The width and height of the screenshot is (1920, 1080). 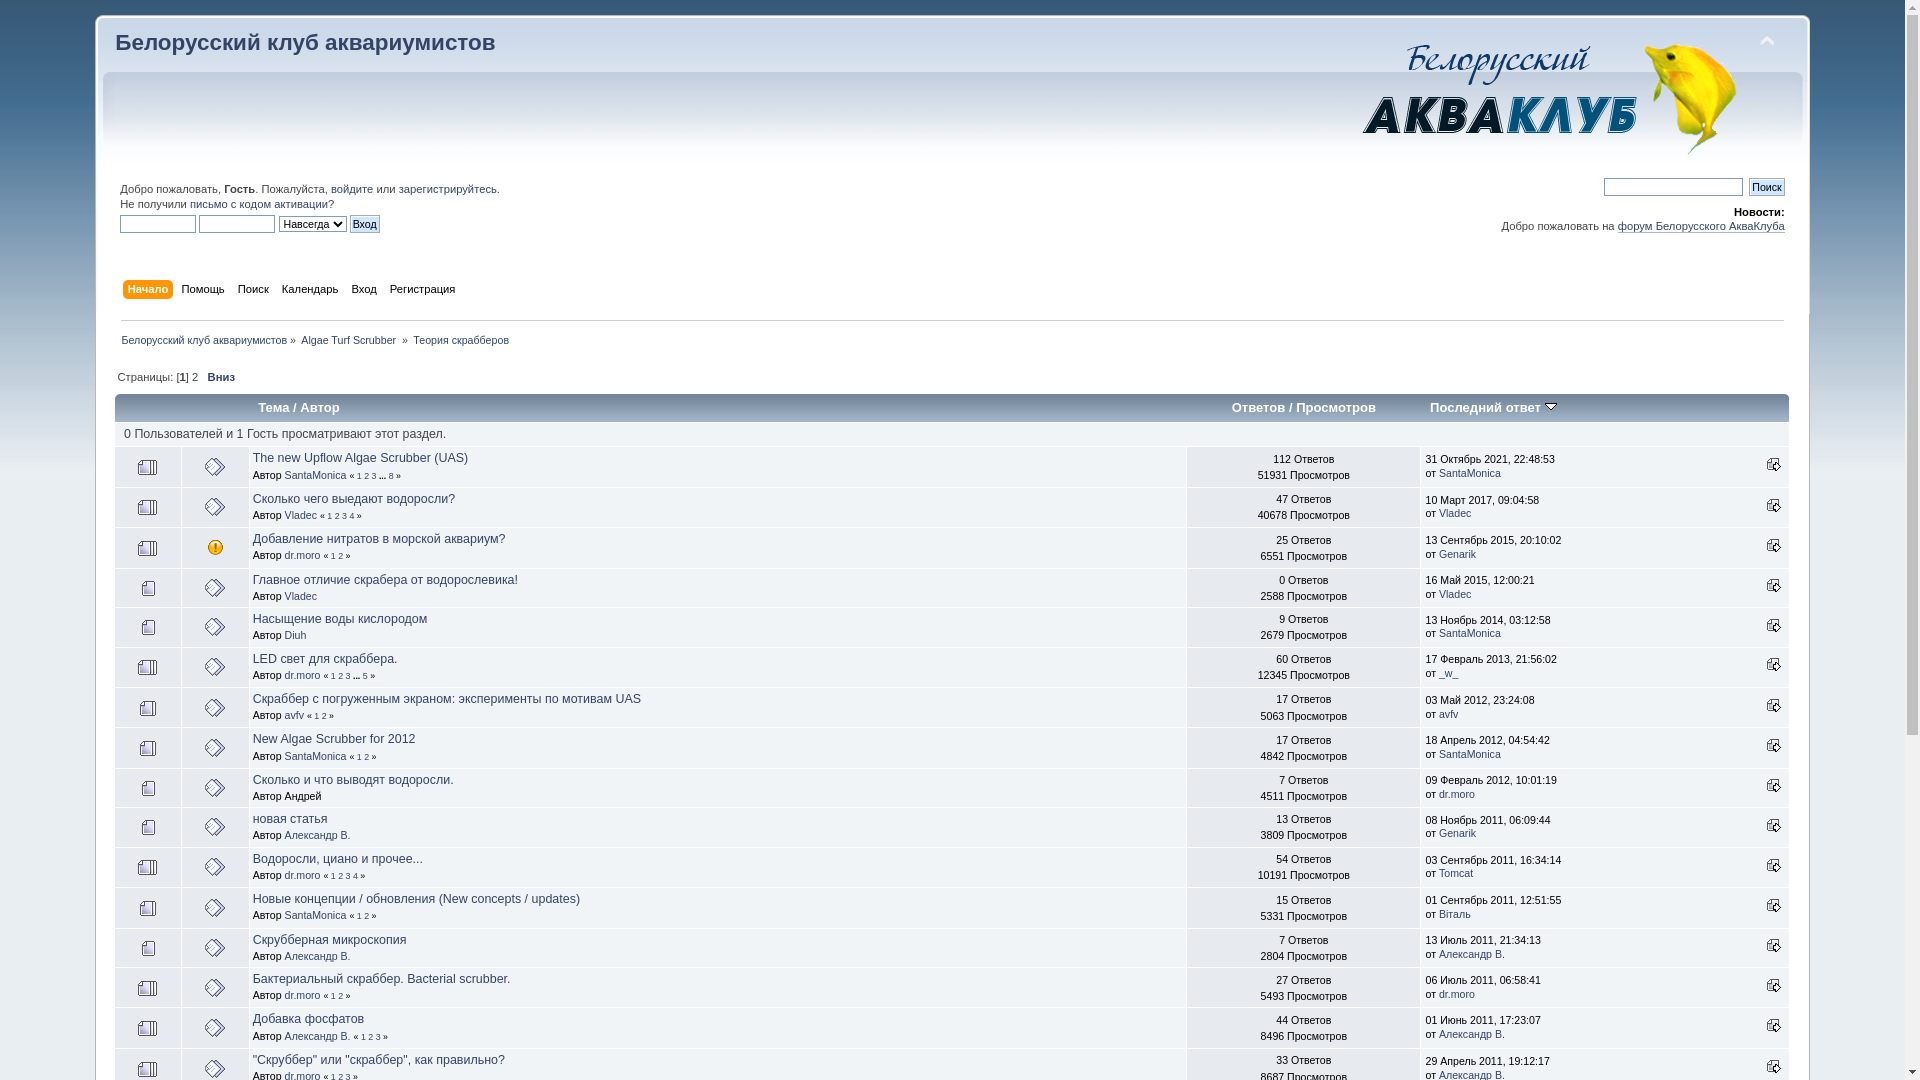 What do you see at coordinates (1469, 753) in the screenshot?
I see `'SantaMonica'` at bounding box center [1469, 753].